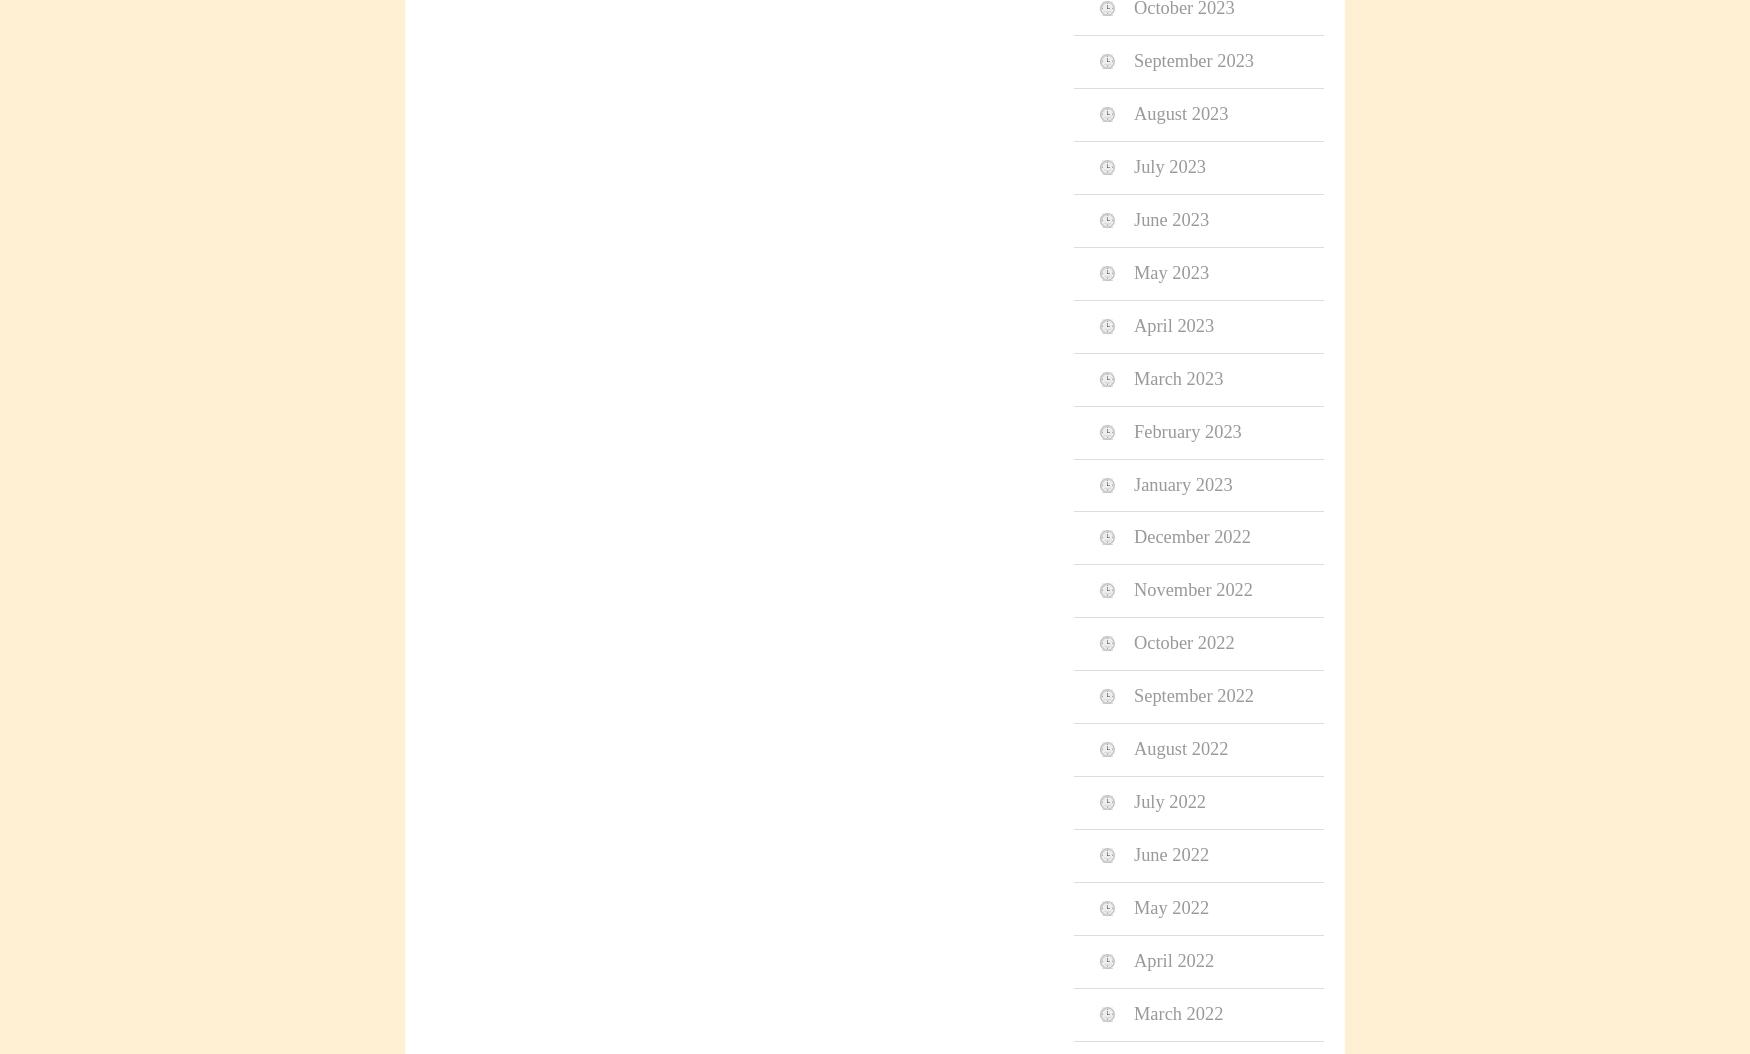  What do you see at coordinates (1177, 1011) in the screenshot?
I see `'March 2022'` at bounding box center [1177, 1011].